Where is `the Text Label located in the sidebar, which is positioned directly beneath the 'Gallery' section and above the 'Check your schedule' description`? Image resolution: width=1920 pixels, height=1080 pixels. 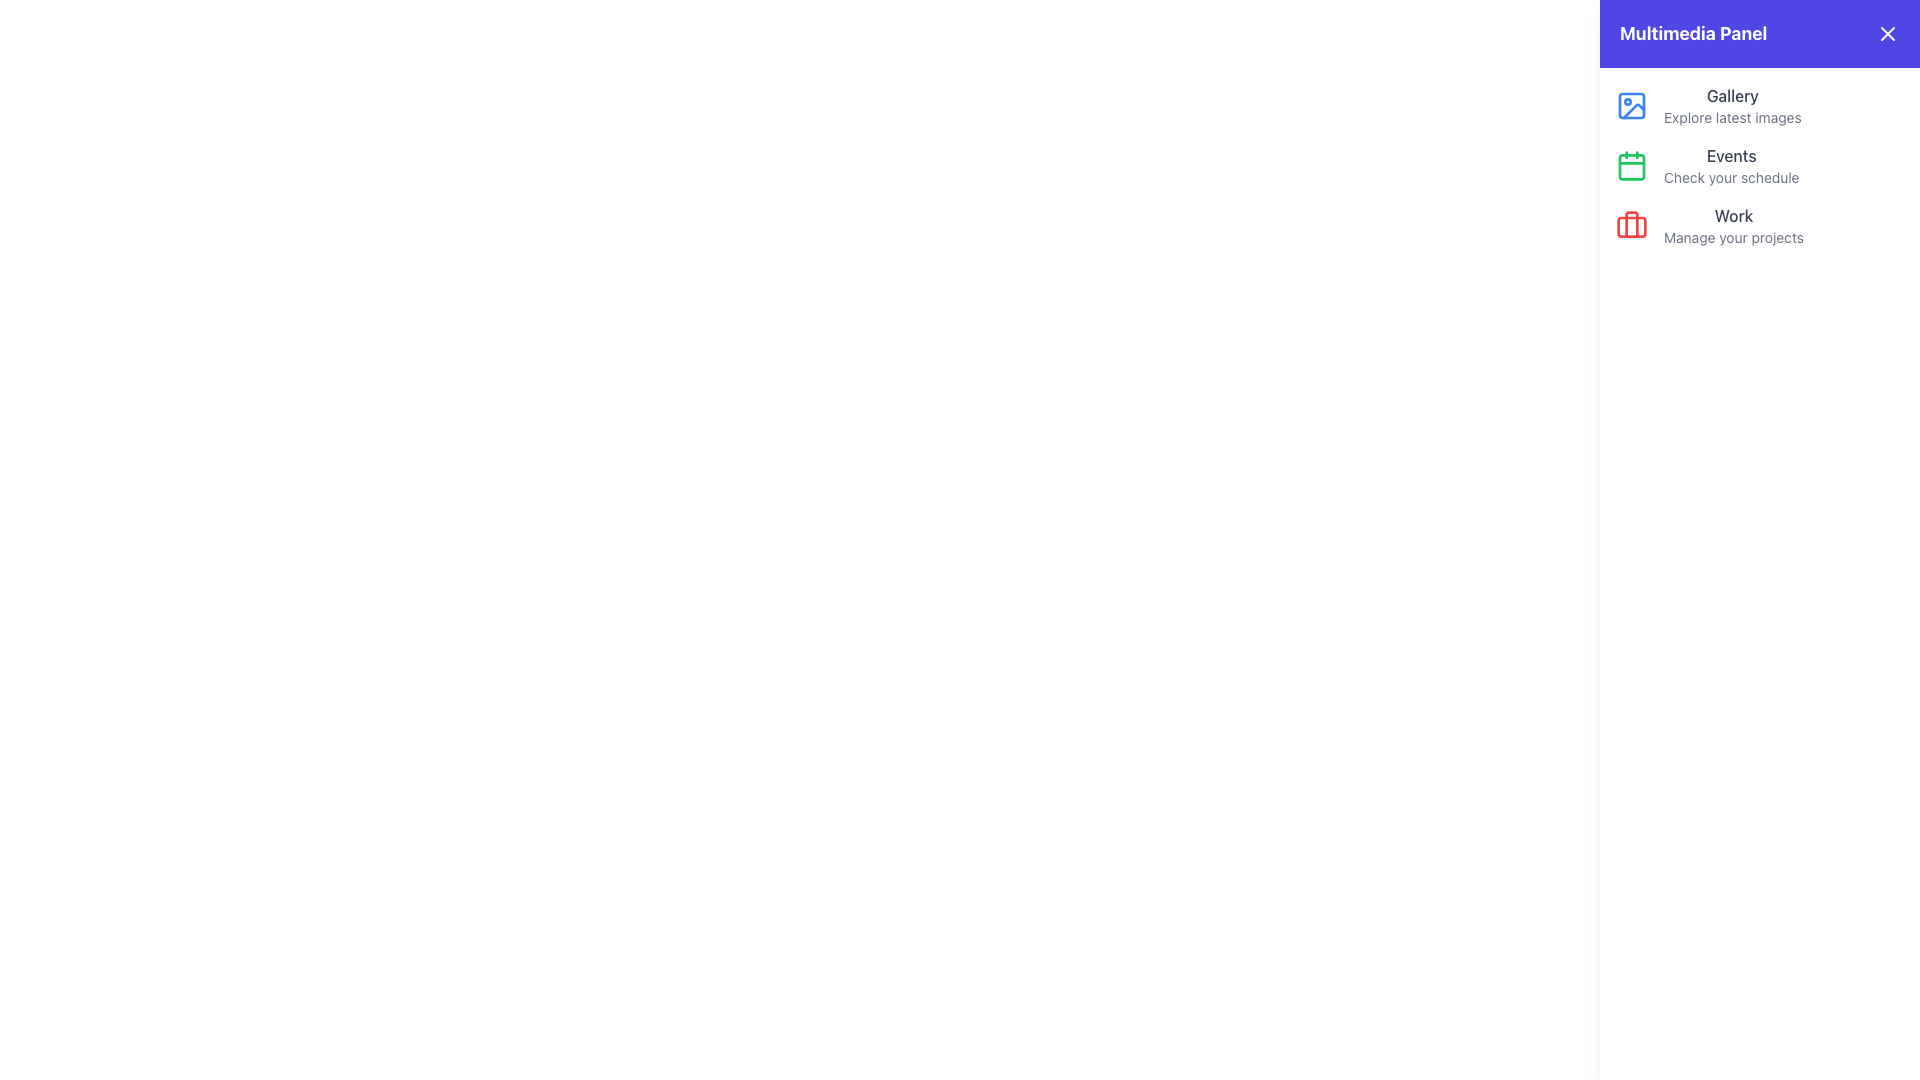
the Text Label located in the sidebar, which is positioned directly beneath the 'Gallery' section and above the 'Check your schedule' description is located at coordinates (1730, 154).